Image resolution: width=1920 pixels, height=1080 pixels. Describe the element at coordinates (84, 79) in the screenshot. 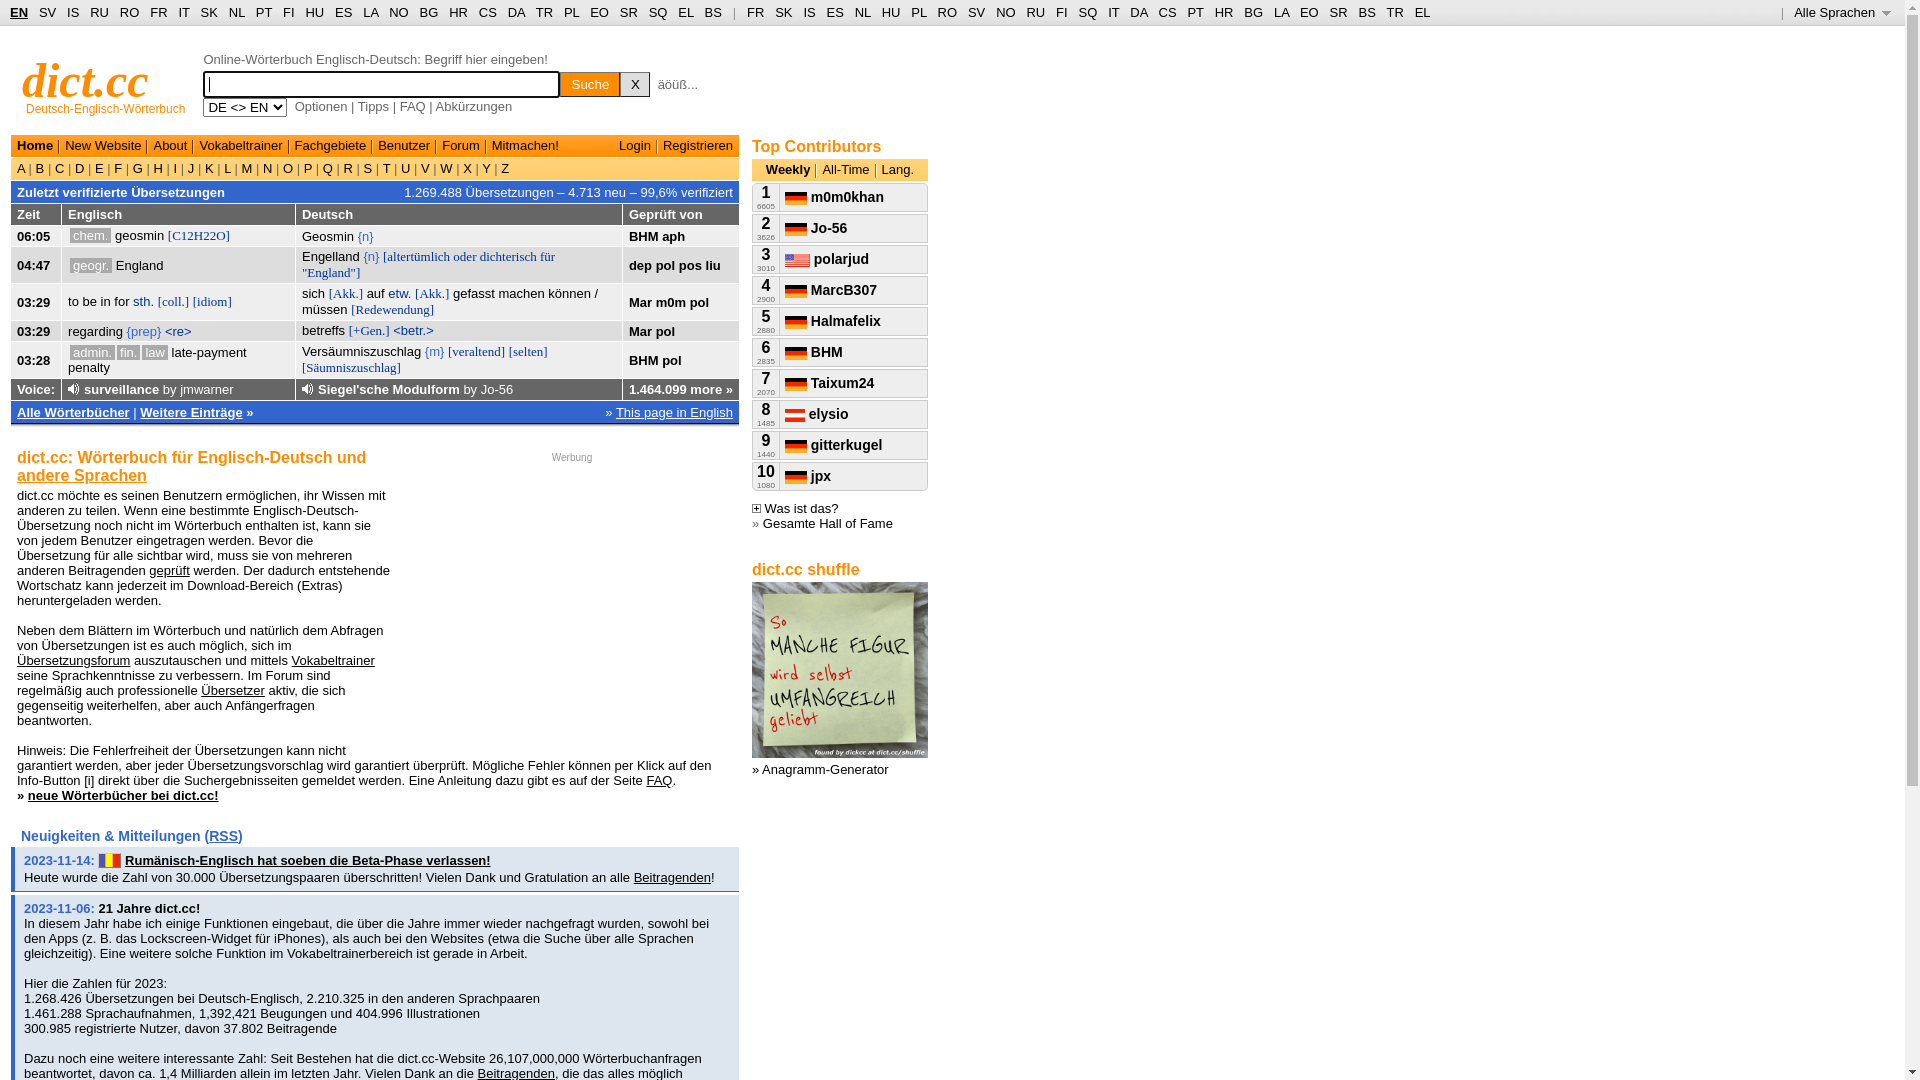

I see `'dict.cc'` at that location.